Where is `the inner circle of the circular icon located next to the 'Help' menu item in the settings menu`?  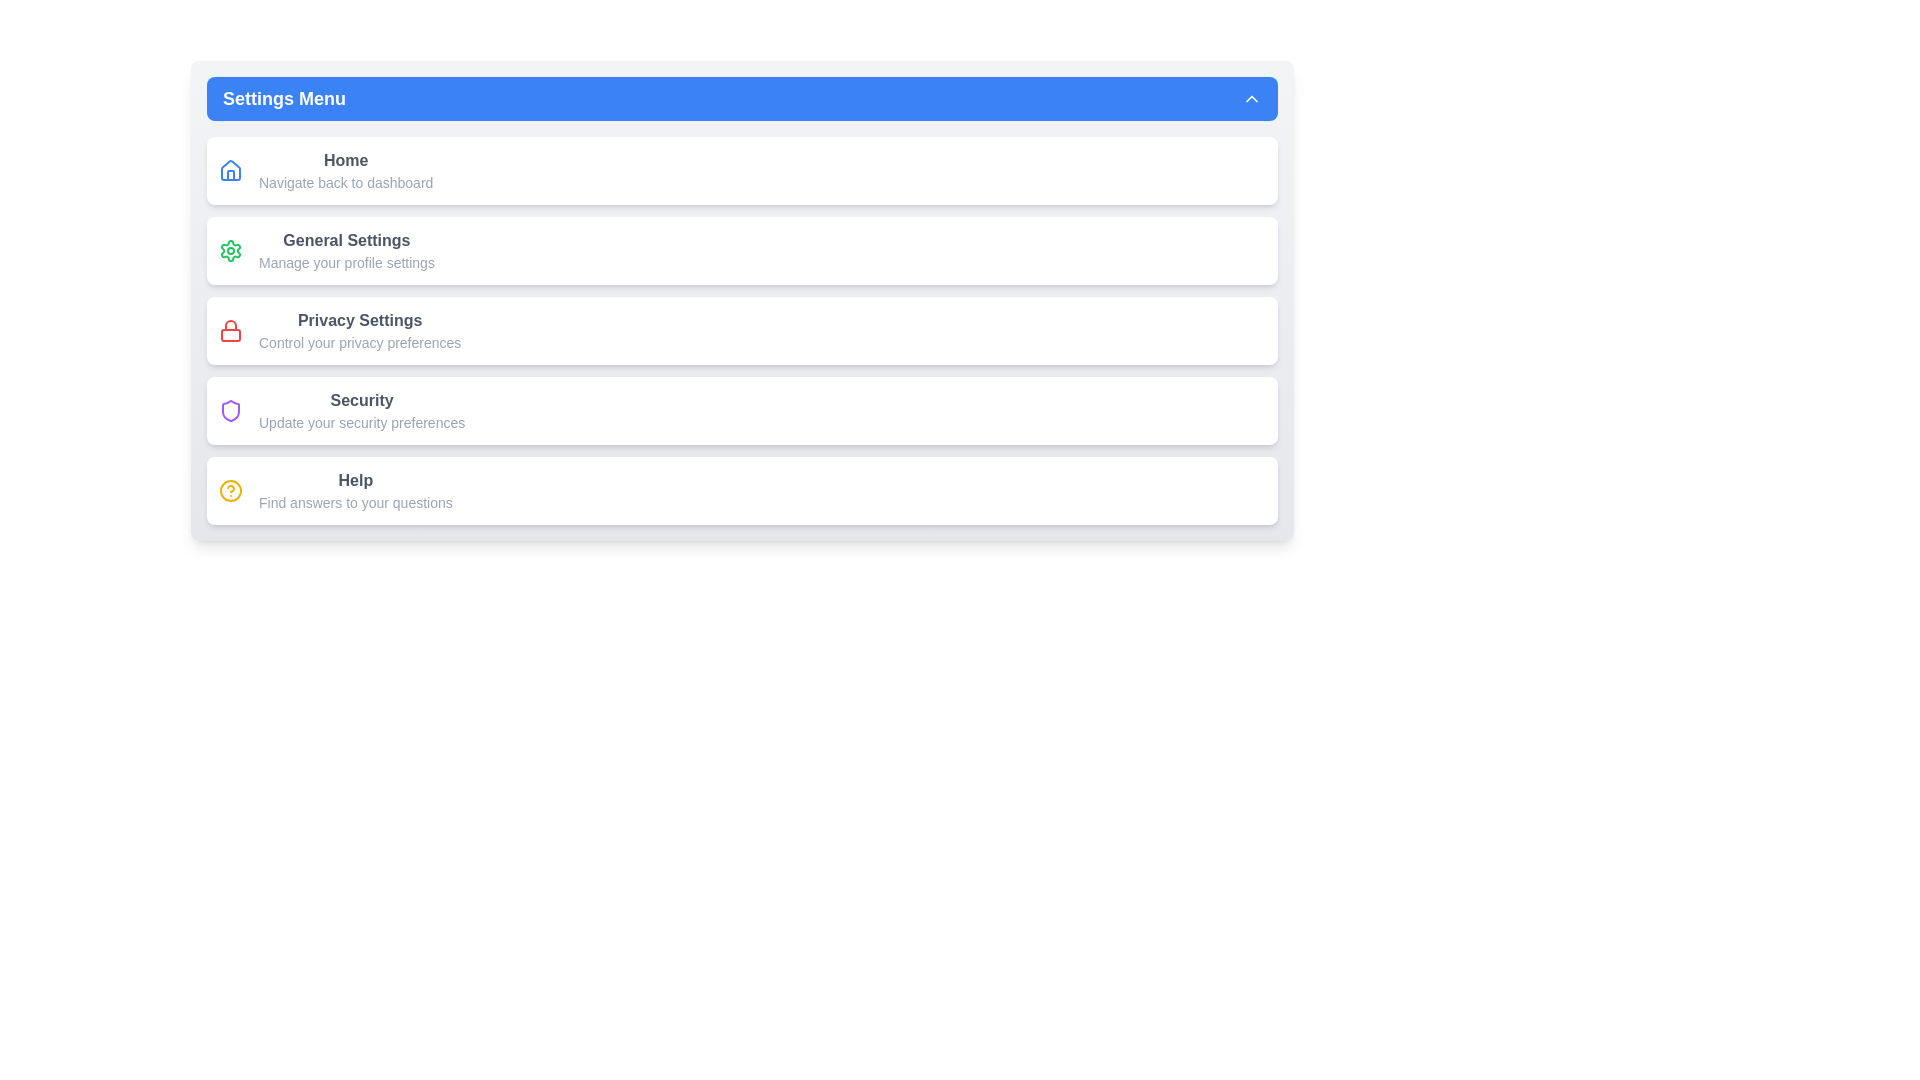 the inner circle of the circular icon located next to the 'Help' menu item in the settings menu is located at coordinates (230, 490).